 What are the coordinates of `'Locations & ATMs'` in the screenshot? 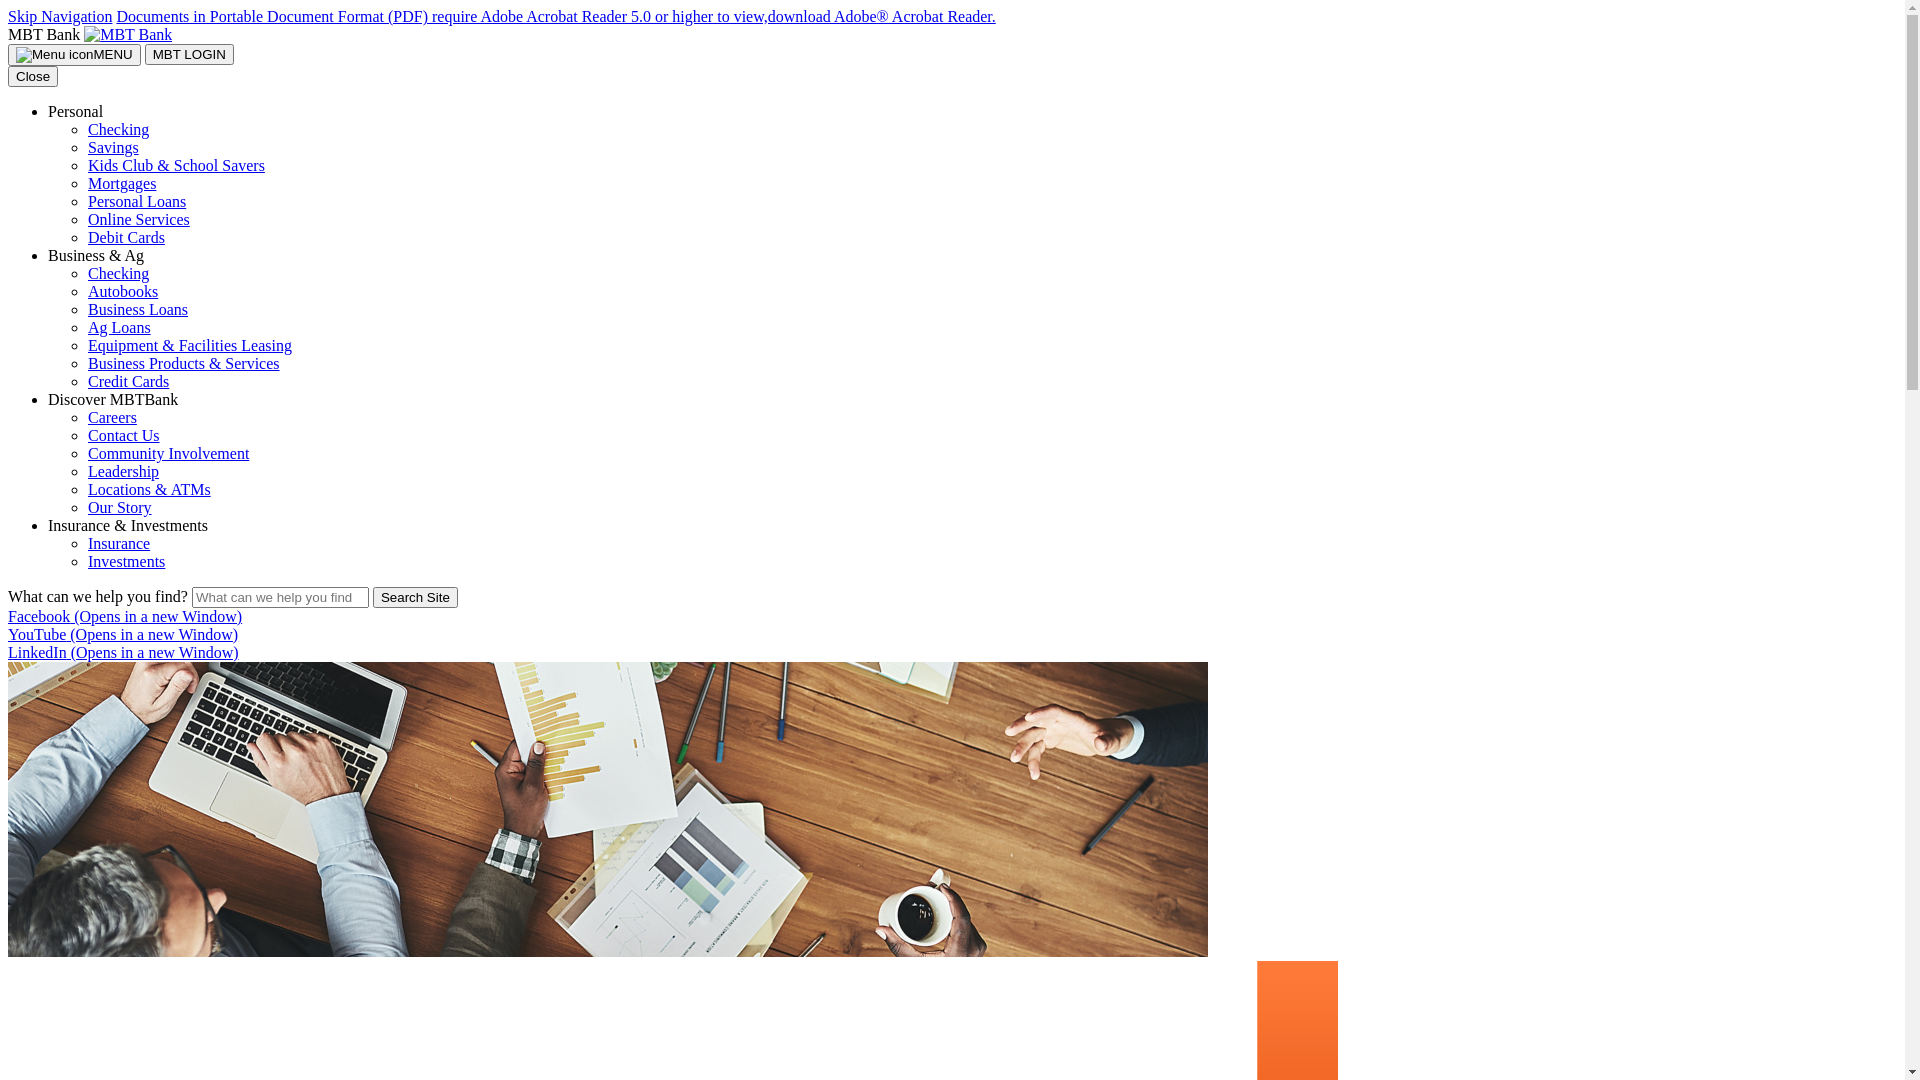 It's located at (148, 489).